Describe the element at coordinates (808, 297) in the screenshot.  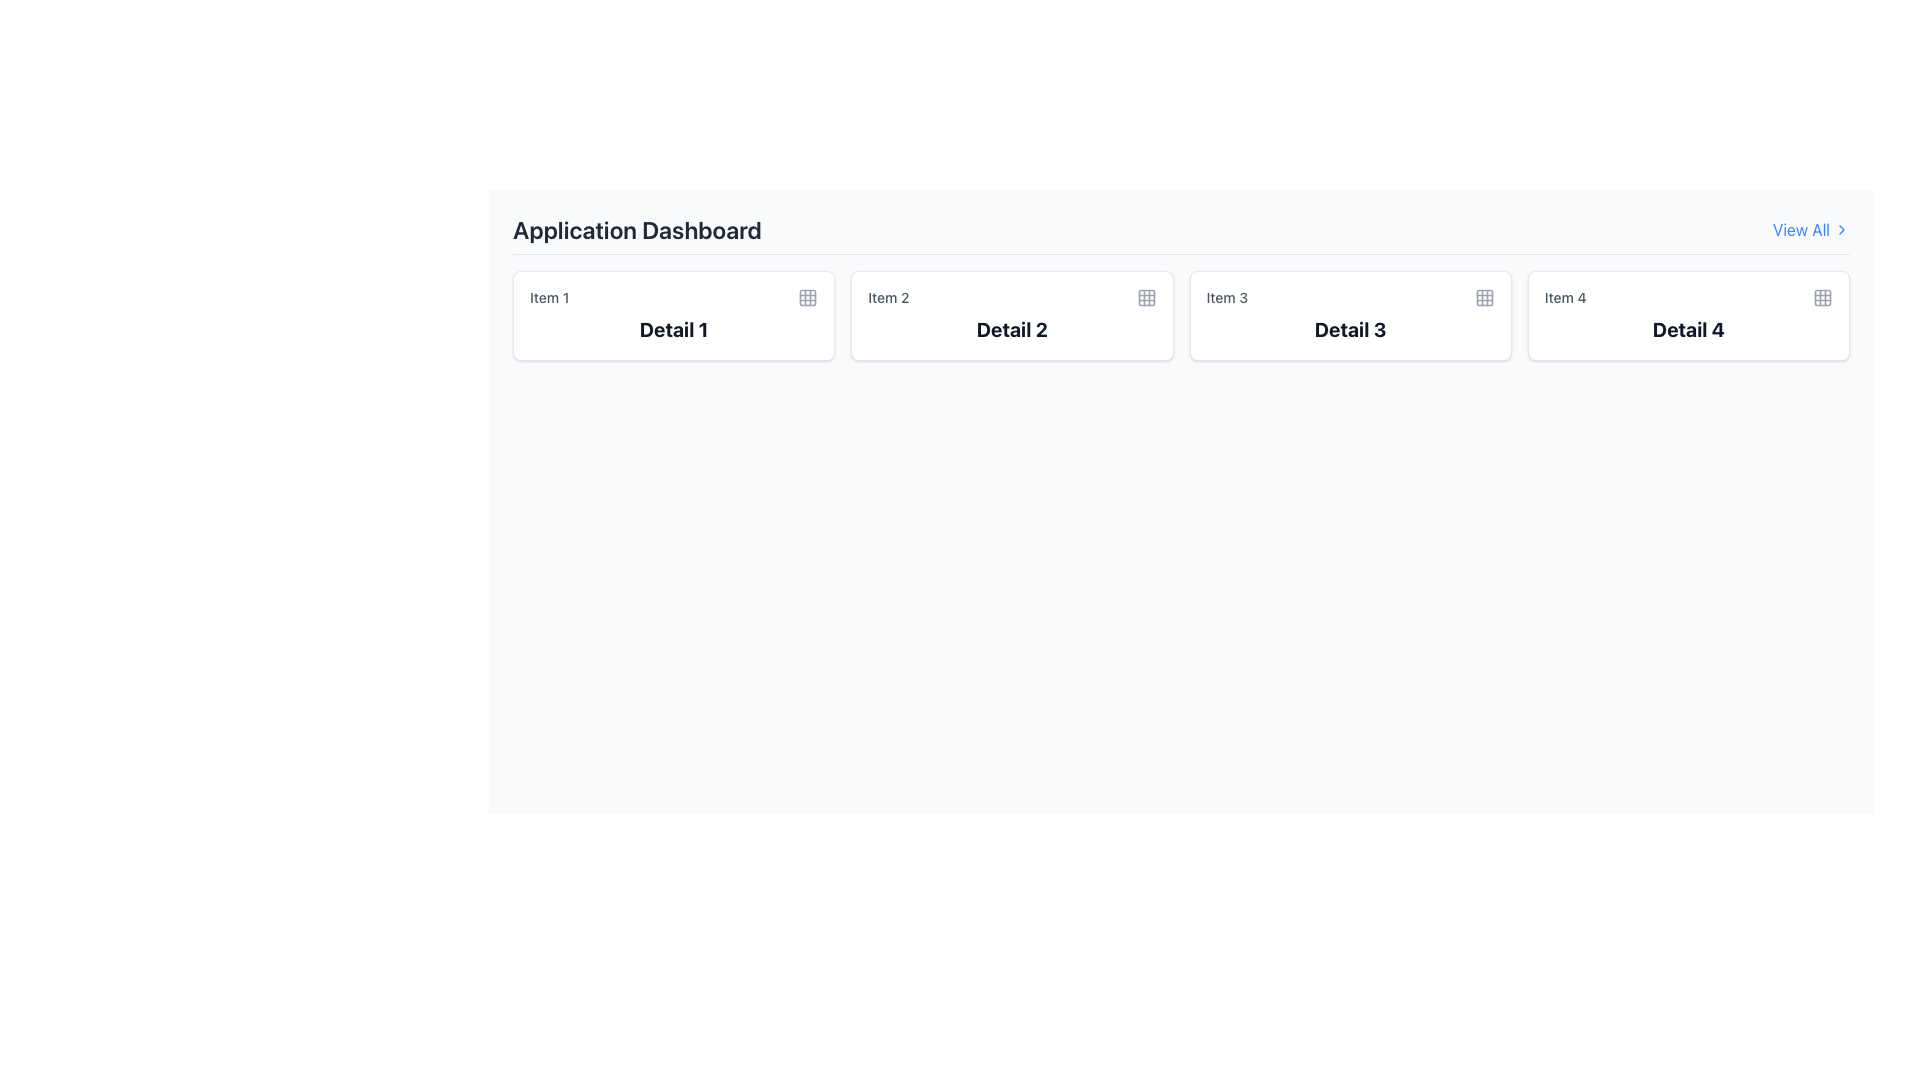
I see `the grid layout associated with the center square element` at that location.